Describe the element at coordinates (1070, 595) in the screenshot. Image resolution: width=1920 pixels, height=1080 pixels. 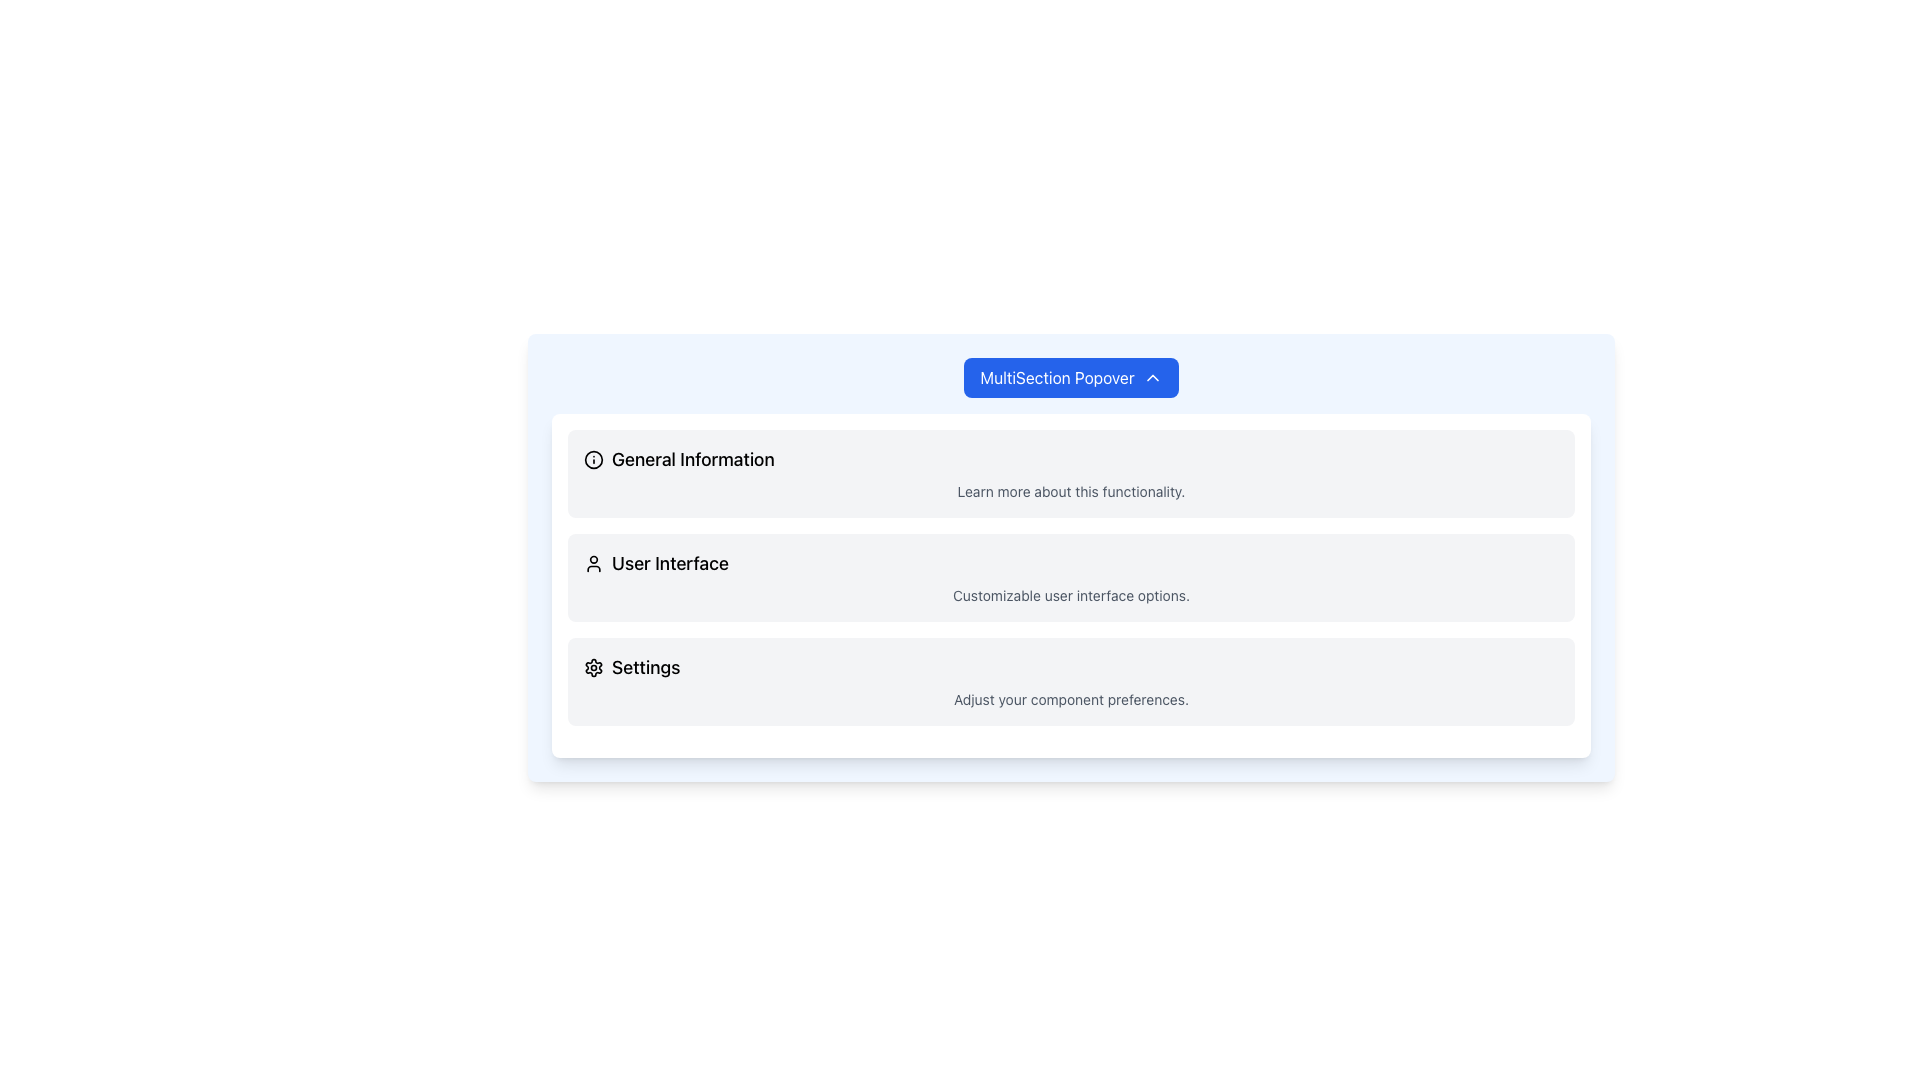
I see `the informational text label positioned below the 'User Interface' header, which serves to provide additional context` at that location.